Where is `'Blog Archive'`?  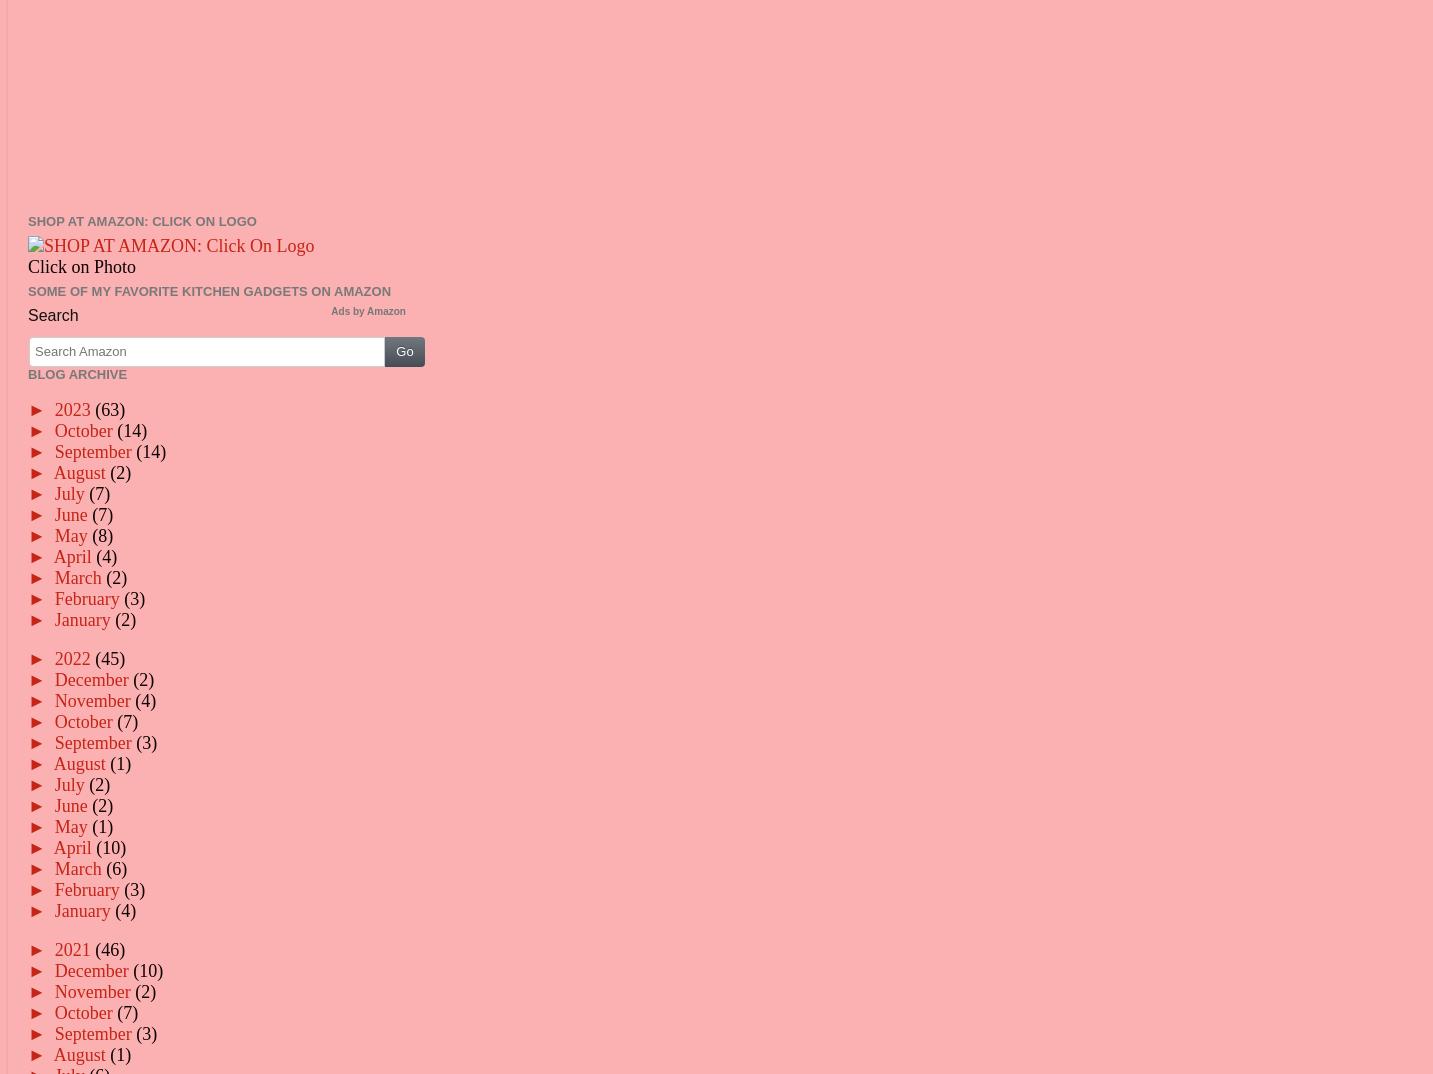 'Blog Archive' is located at coordinates (76, 372).